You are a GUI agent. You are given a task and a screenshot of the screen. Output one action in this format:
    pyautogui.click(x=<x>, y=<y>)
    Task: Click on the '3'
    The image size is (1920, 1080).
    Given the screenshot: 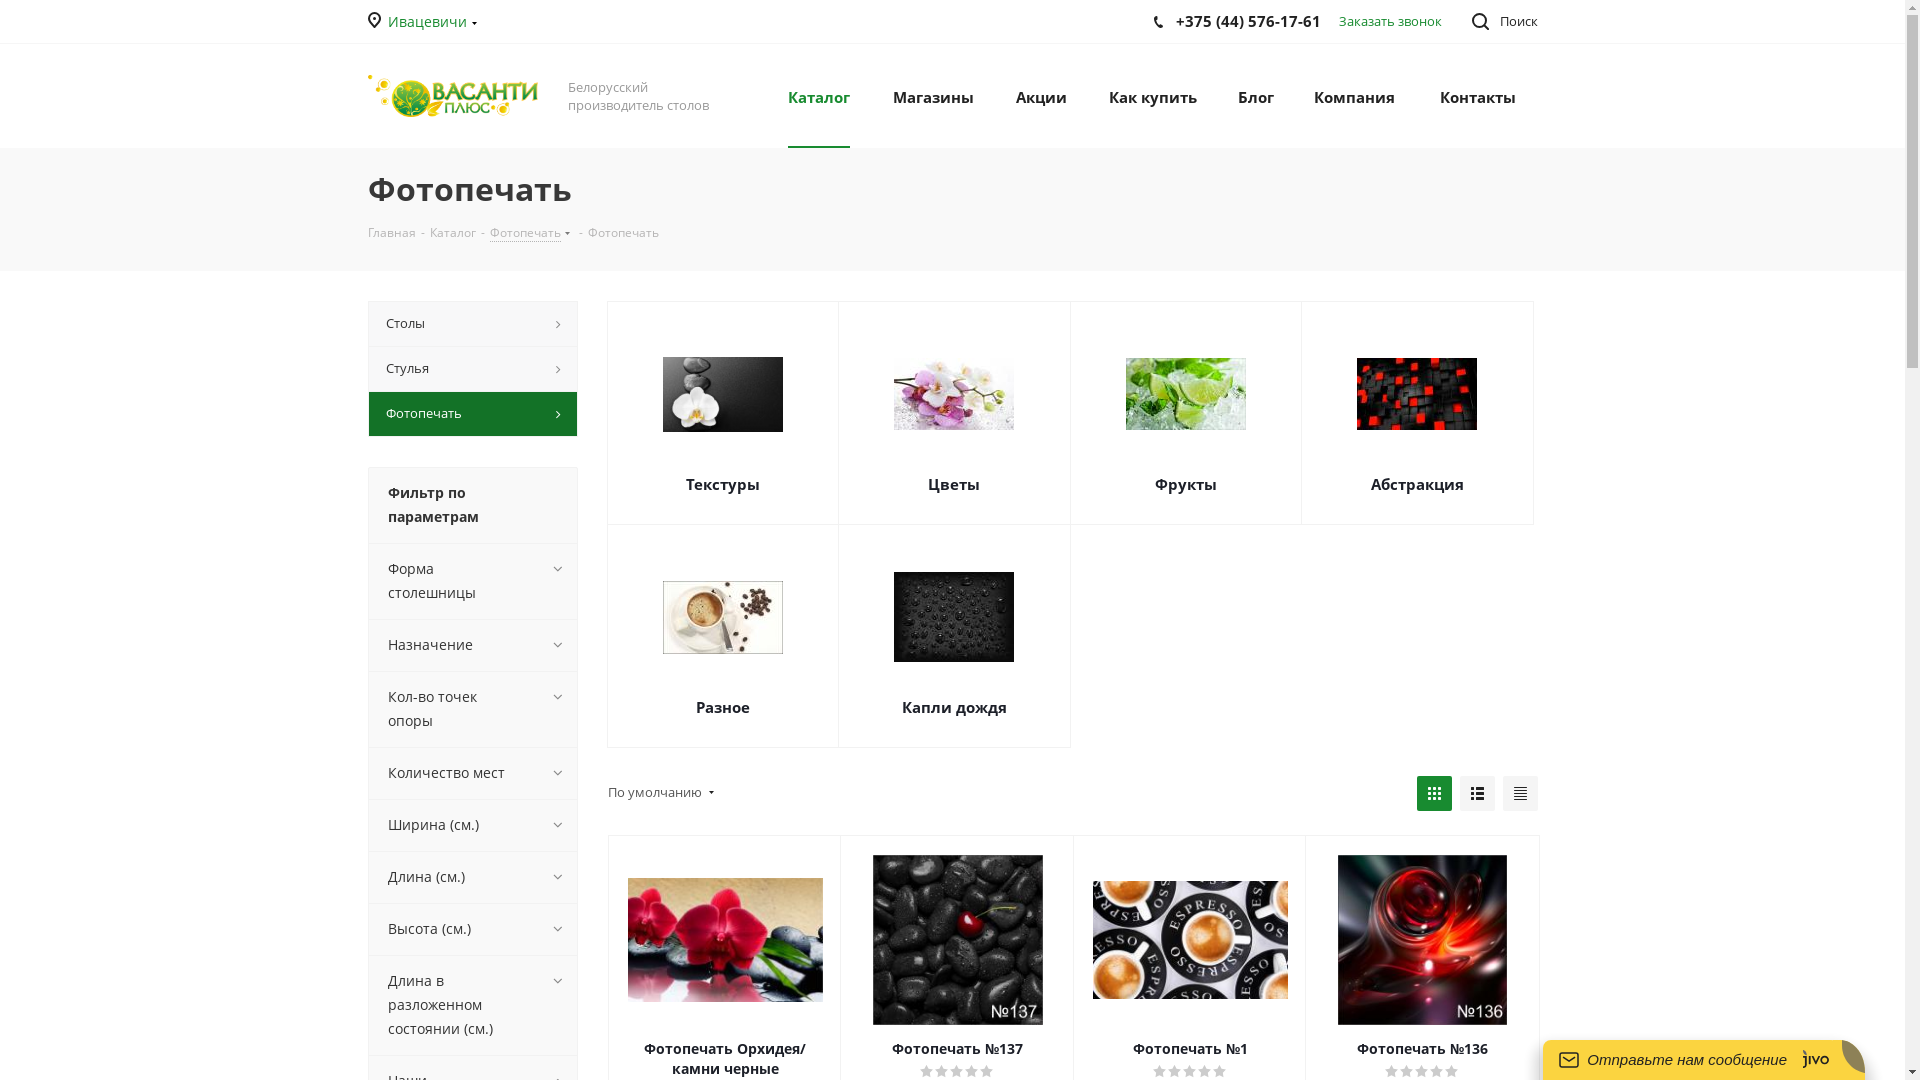 What is the action you would take?
    pyautogui.click(x=956, y=1071)
    